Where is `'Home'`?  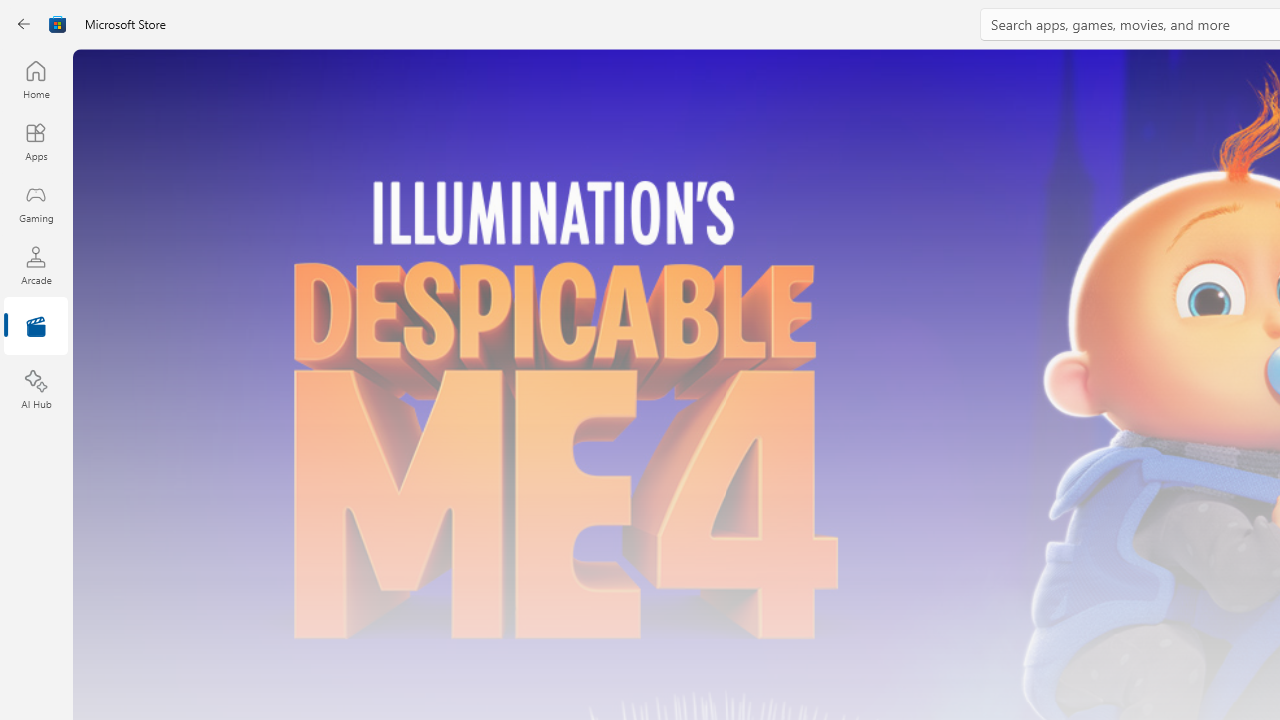
'Home' is located at coordinates (35, 78).